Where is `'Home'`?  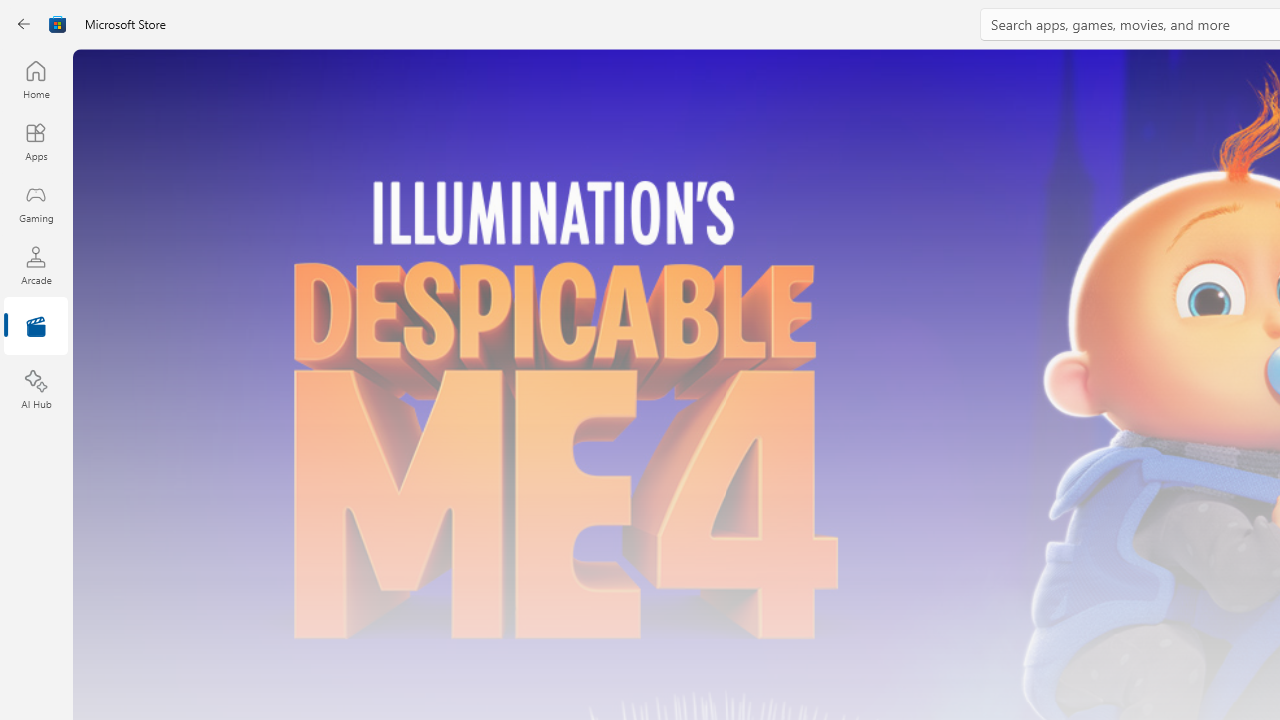
'Home' is located at coordinates (35, 78).